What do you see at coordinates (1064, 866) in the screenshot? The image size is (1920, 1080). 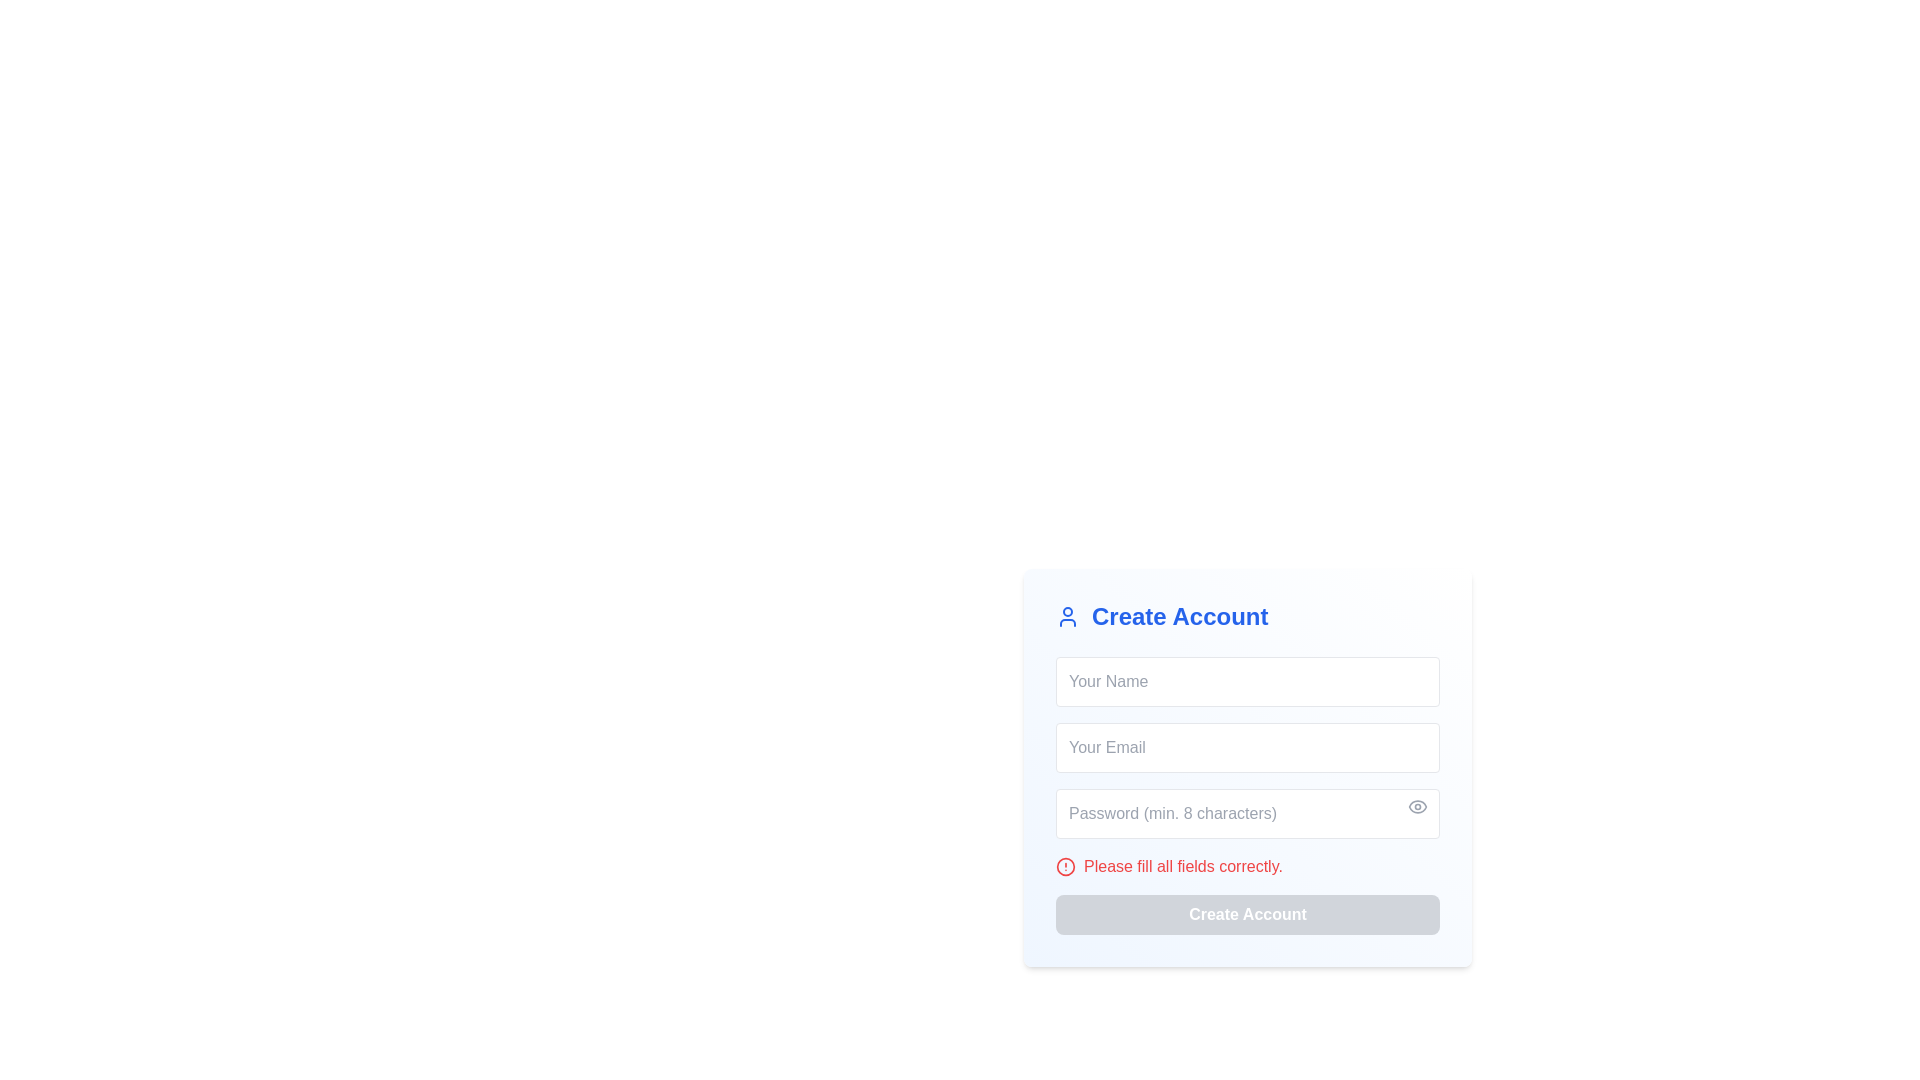 I see `the red circular alert icon located to the left of the warning text 'Please fill all fields correctly.'` at bounding box center [1064, 866].